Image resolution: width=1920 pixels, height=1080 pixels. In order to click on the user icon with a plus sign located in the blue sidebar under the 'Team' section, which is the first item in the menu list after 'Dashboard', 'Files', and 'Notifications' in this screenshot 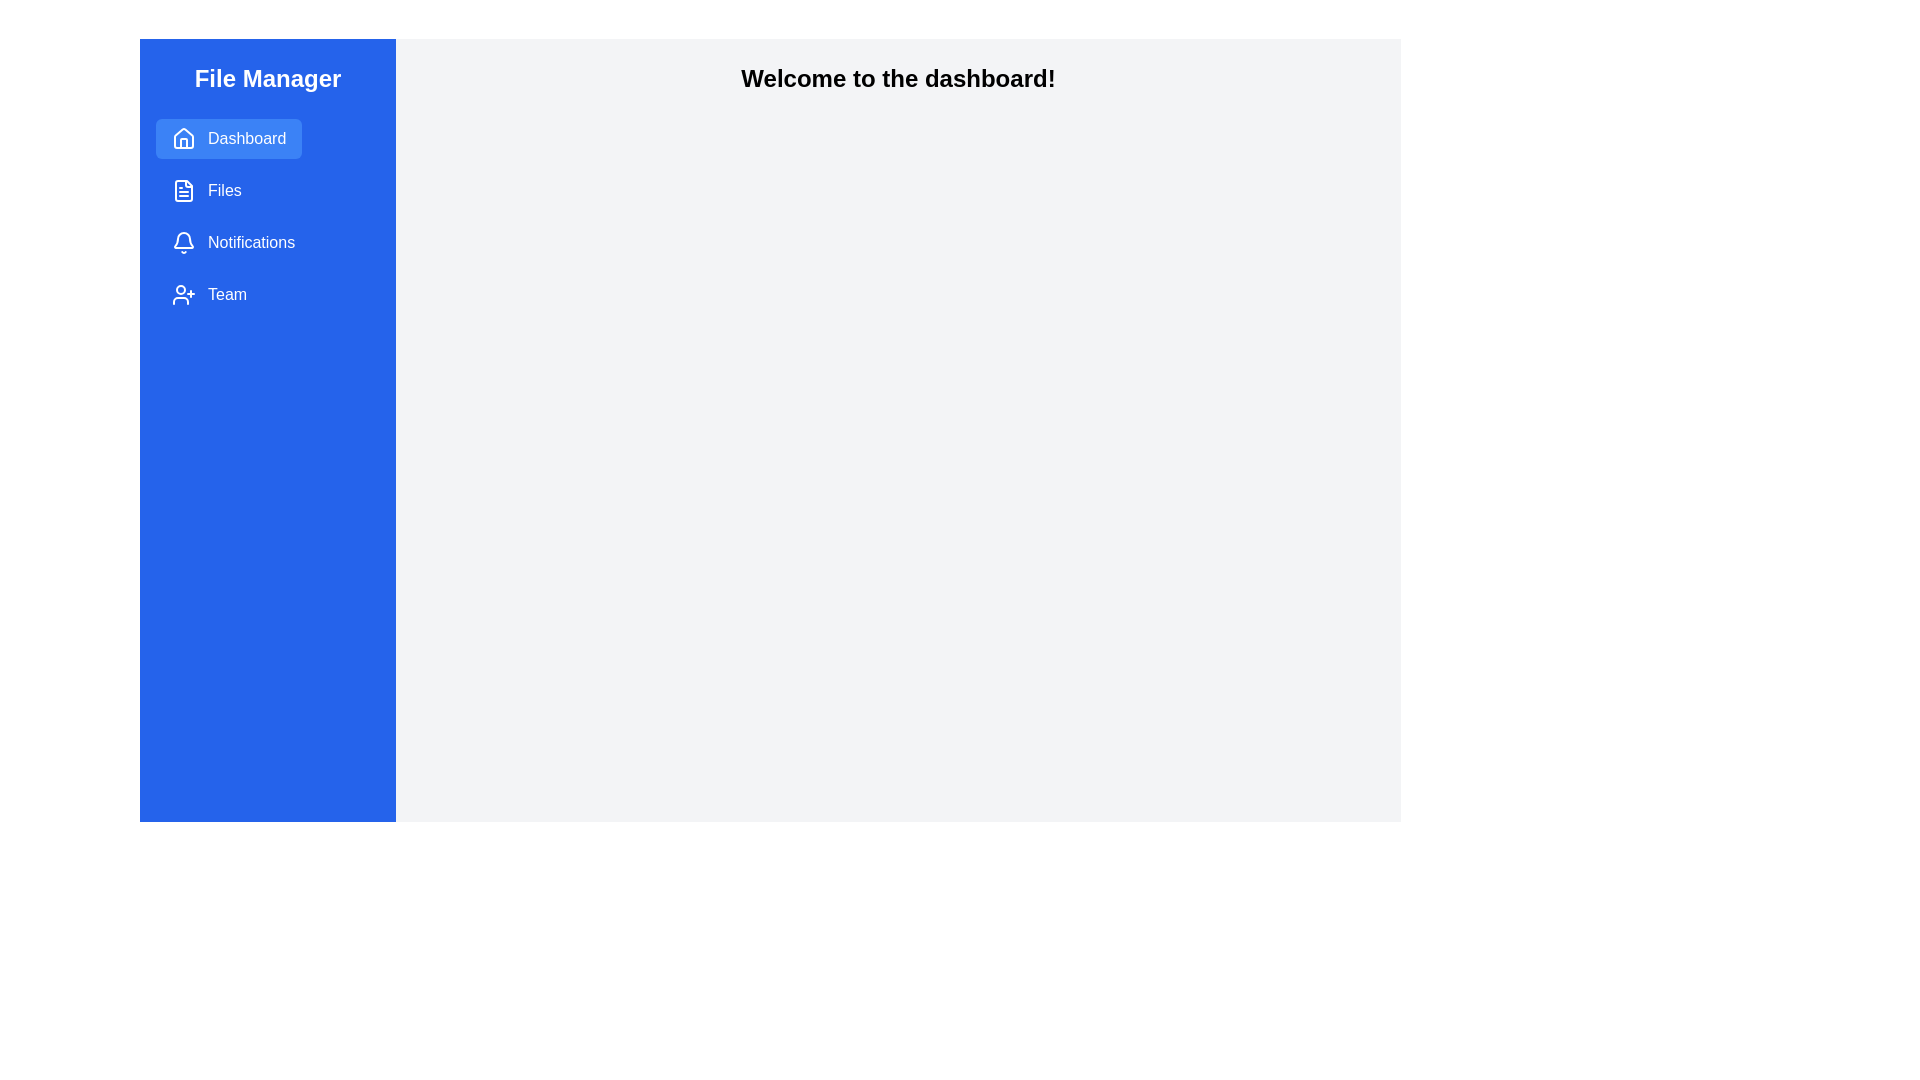, I will do `click(183, 294)`.